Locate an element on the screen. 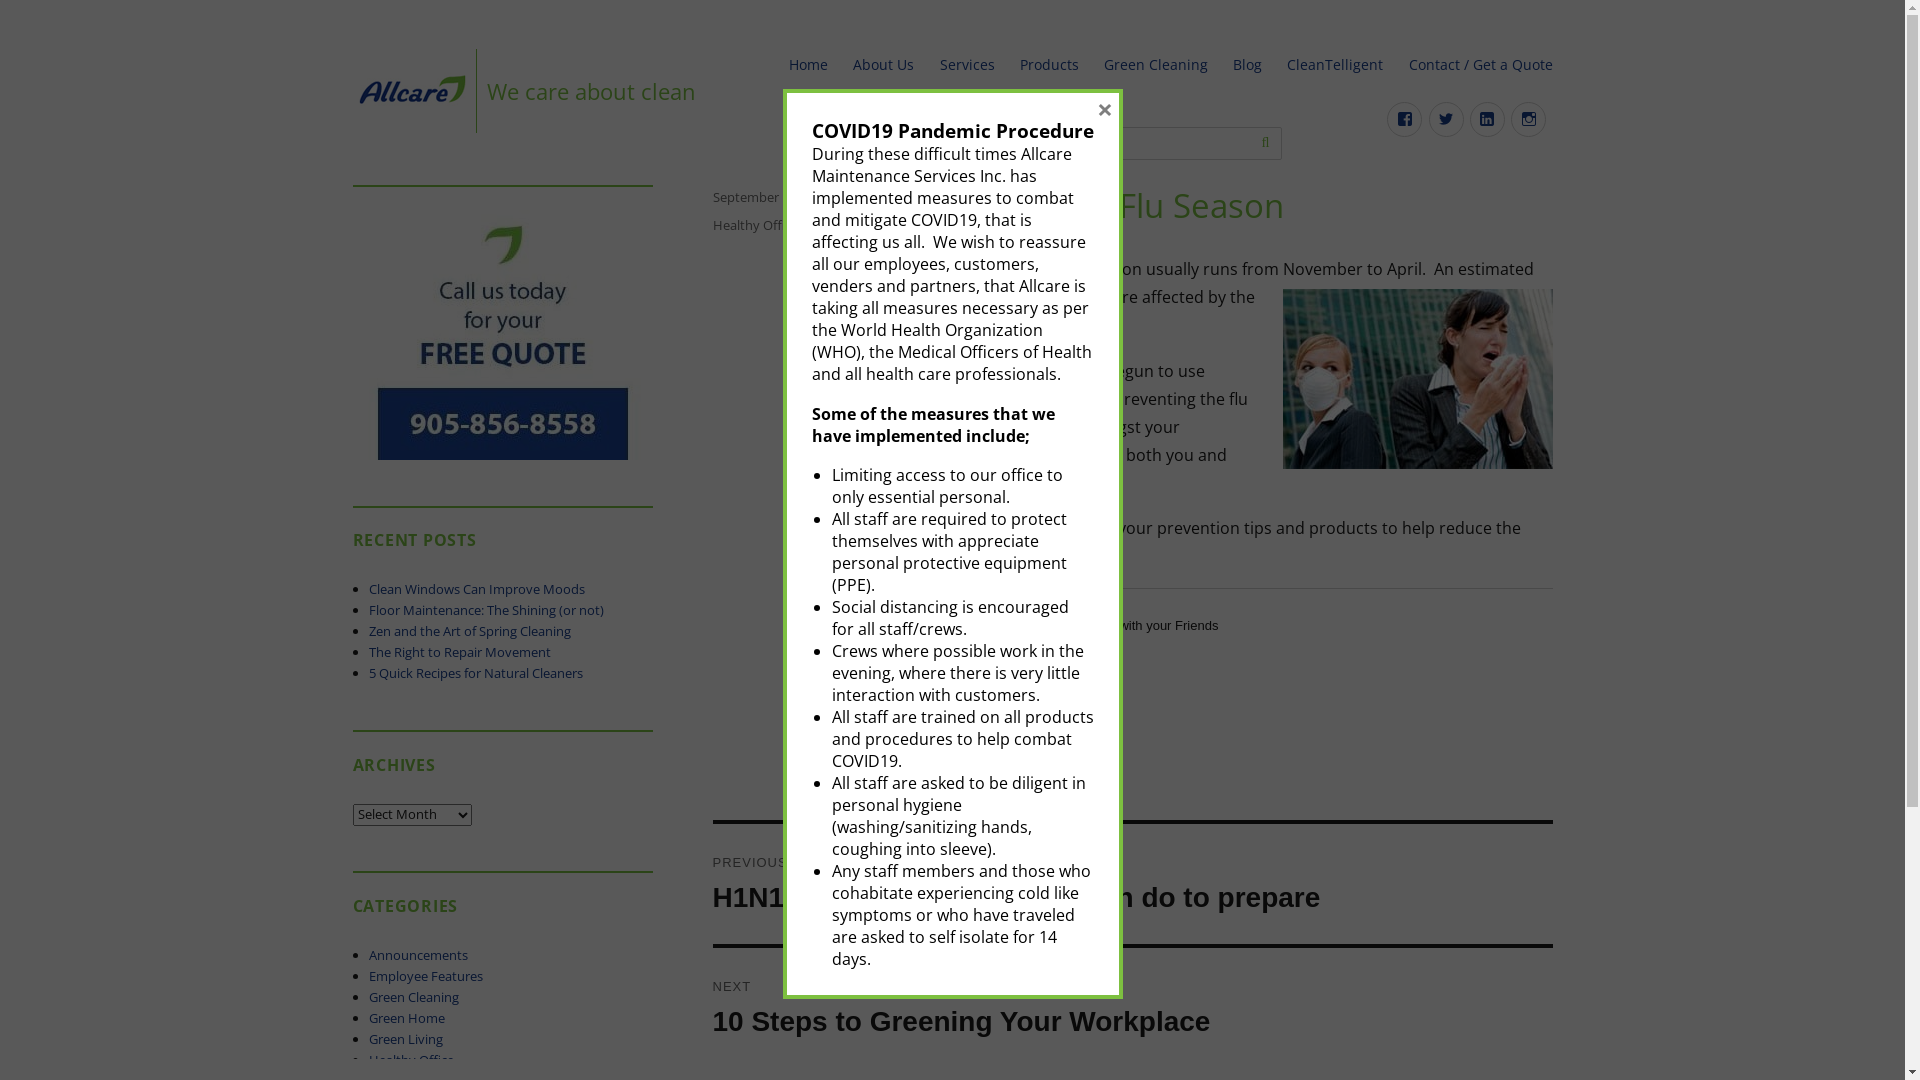 This screenshot has width=1920, height=1080. 'Employee Features' is located at coordinates (369, 974).